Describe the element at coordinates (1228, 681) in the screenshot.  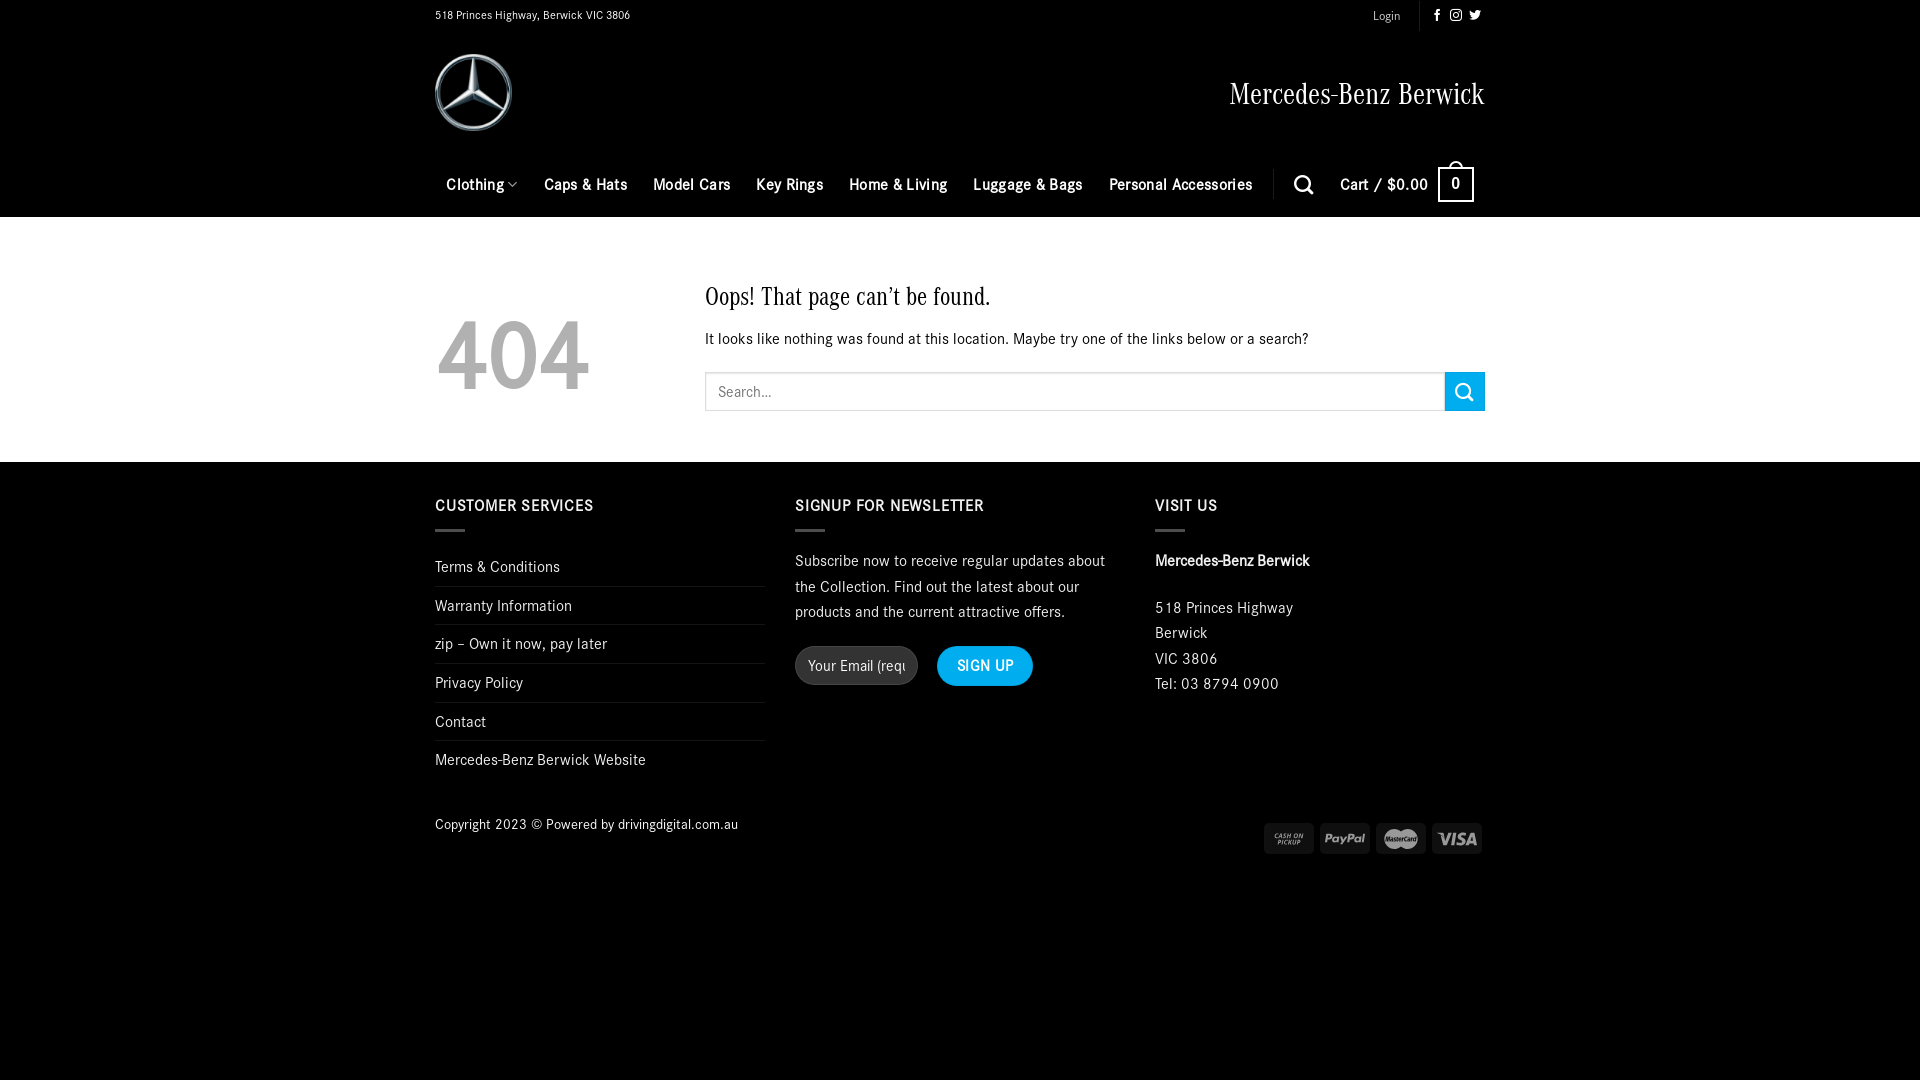
I see `'03 8794 0900'` at that location.